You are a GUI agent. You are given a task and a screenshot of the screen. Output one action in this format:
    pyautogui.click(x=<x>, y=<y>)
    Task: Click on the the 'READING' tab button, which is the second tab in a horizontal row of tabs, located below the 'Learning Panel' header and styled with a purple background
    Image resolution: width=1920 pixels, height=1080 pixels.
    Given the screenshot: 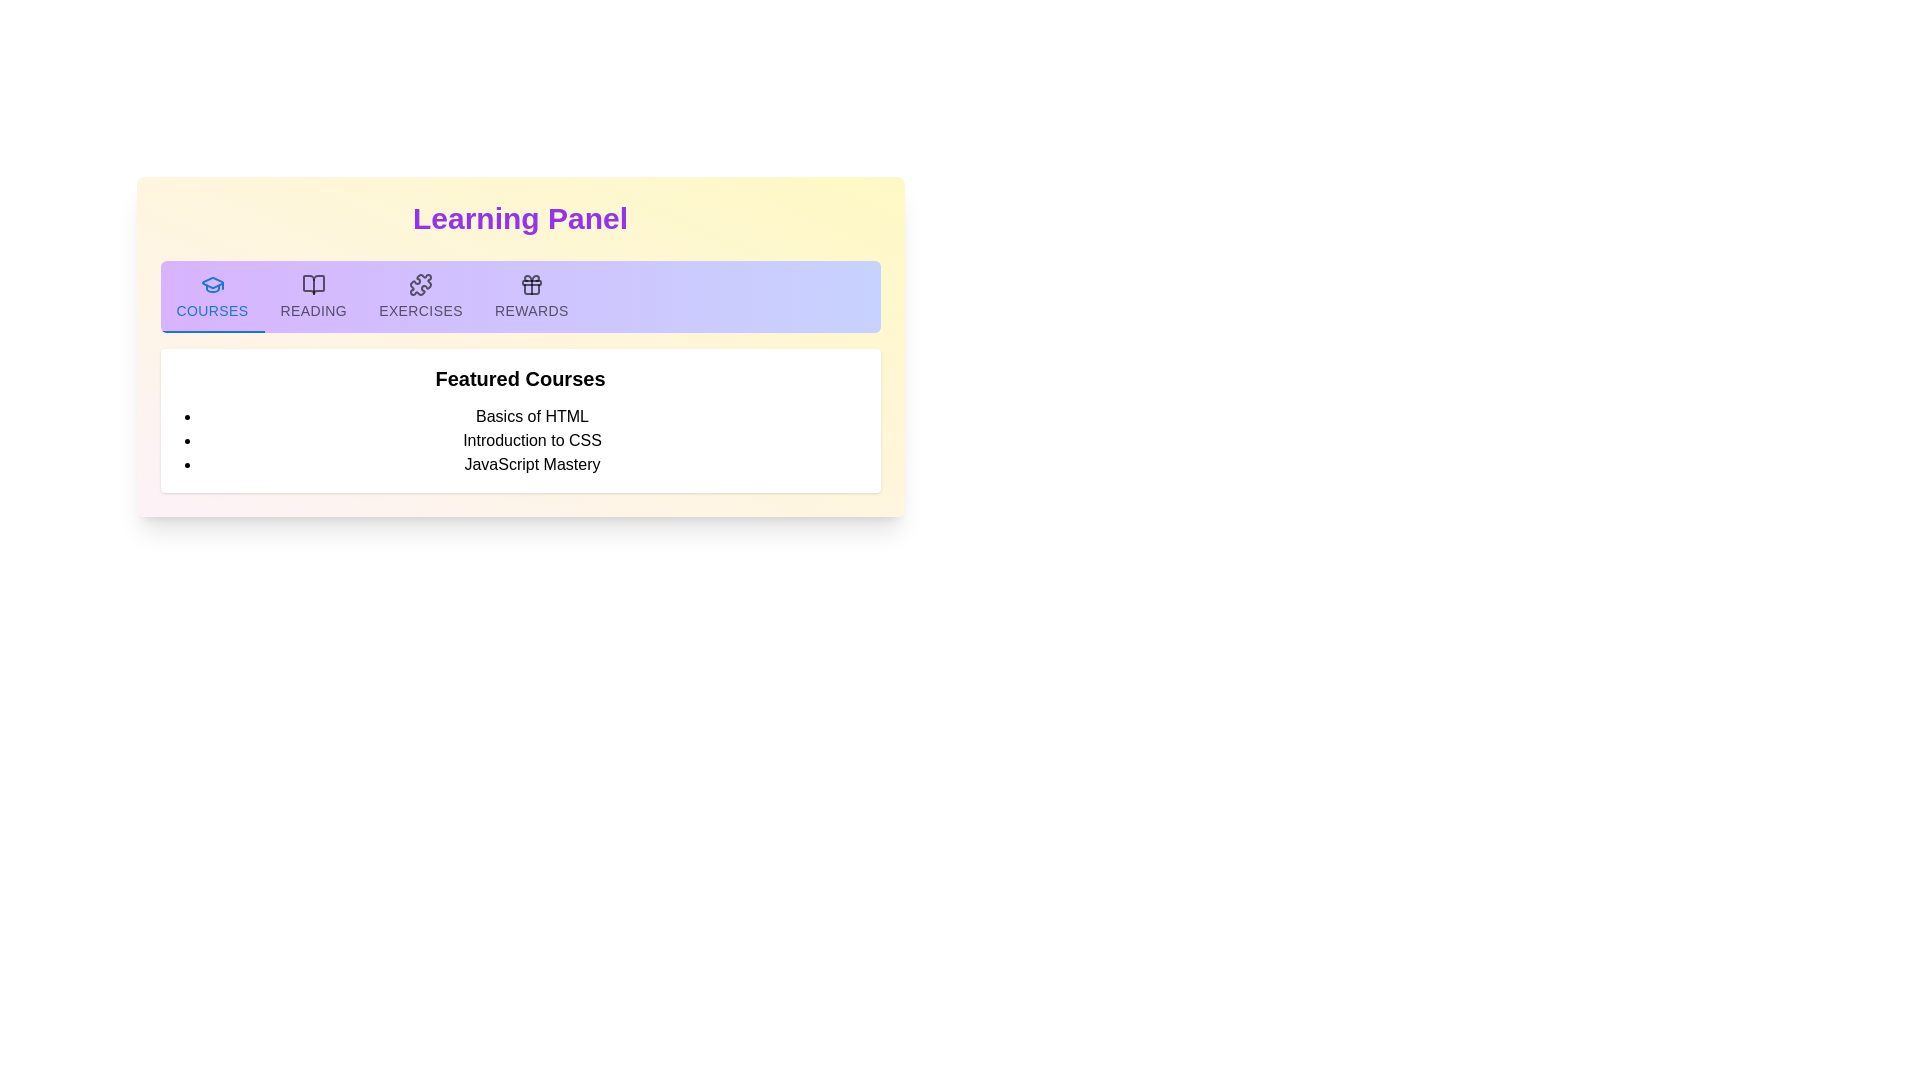 What is the action you would take?
    pyautogui.click(x=312, y=297)
    